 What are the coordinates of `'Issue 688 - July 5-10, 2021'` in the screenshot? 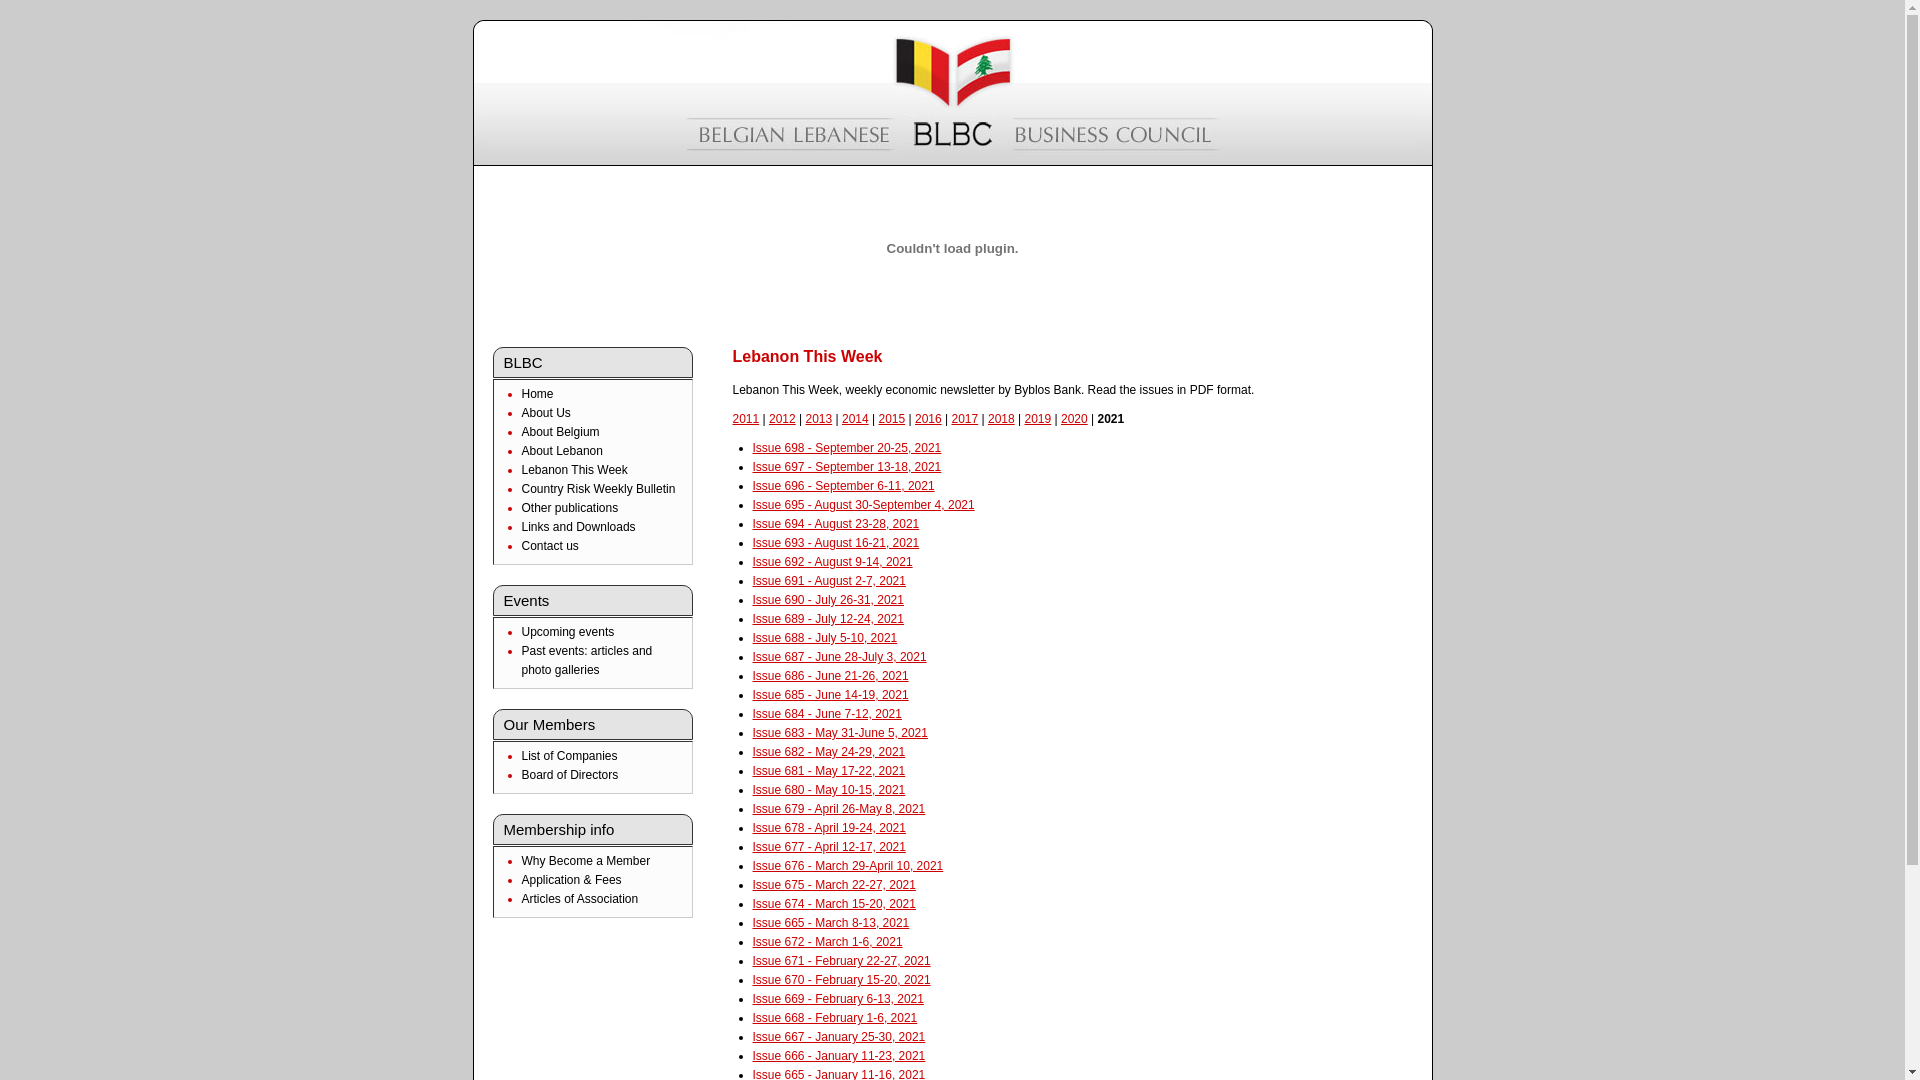 It's located at (824, 637).